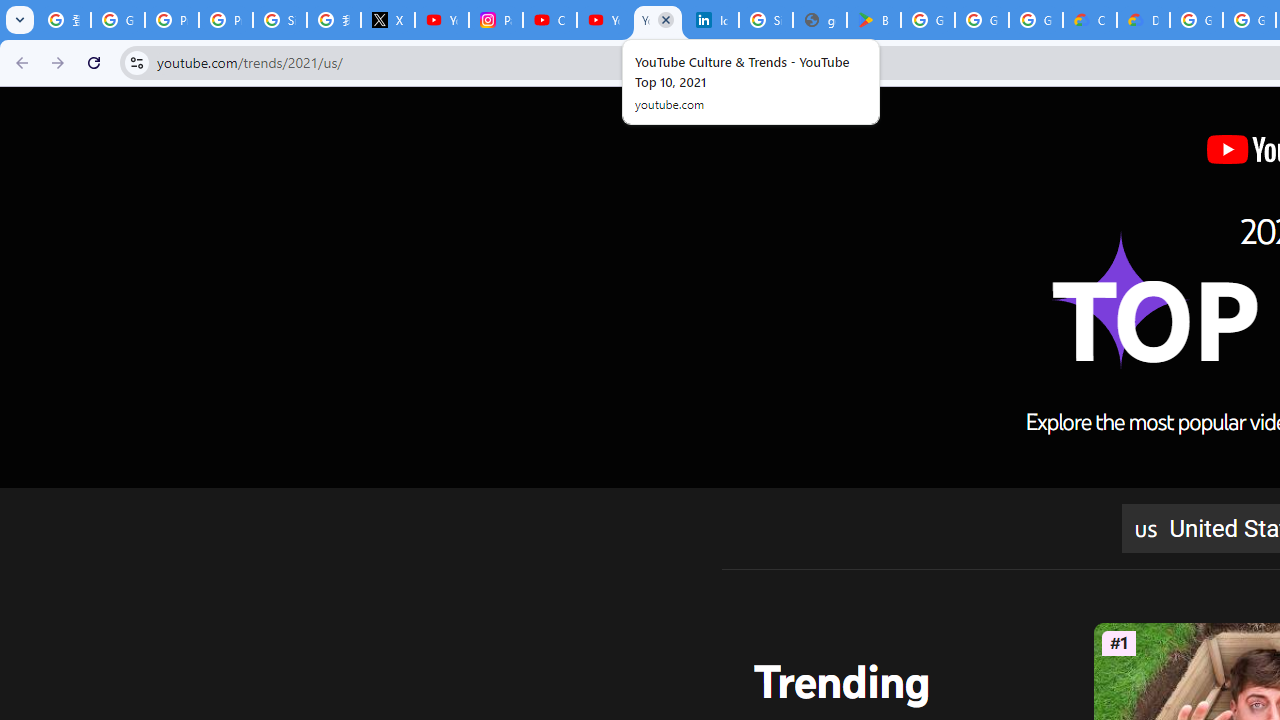 Image resolution: width=1280 pixels, height=720 pixels. I want to click on 'Bluey: Let', so click(874, 20).